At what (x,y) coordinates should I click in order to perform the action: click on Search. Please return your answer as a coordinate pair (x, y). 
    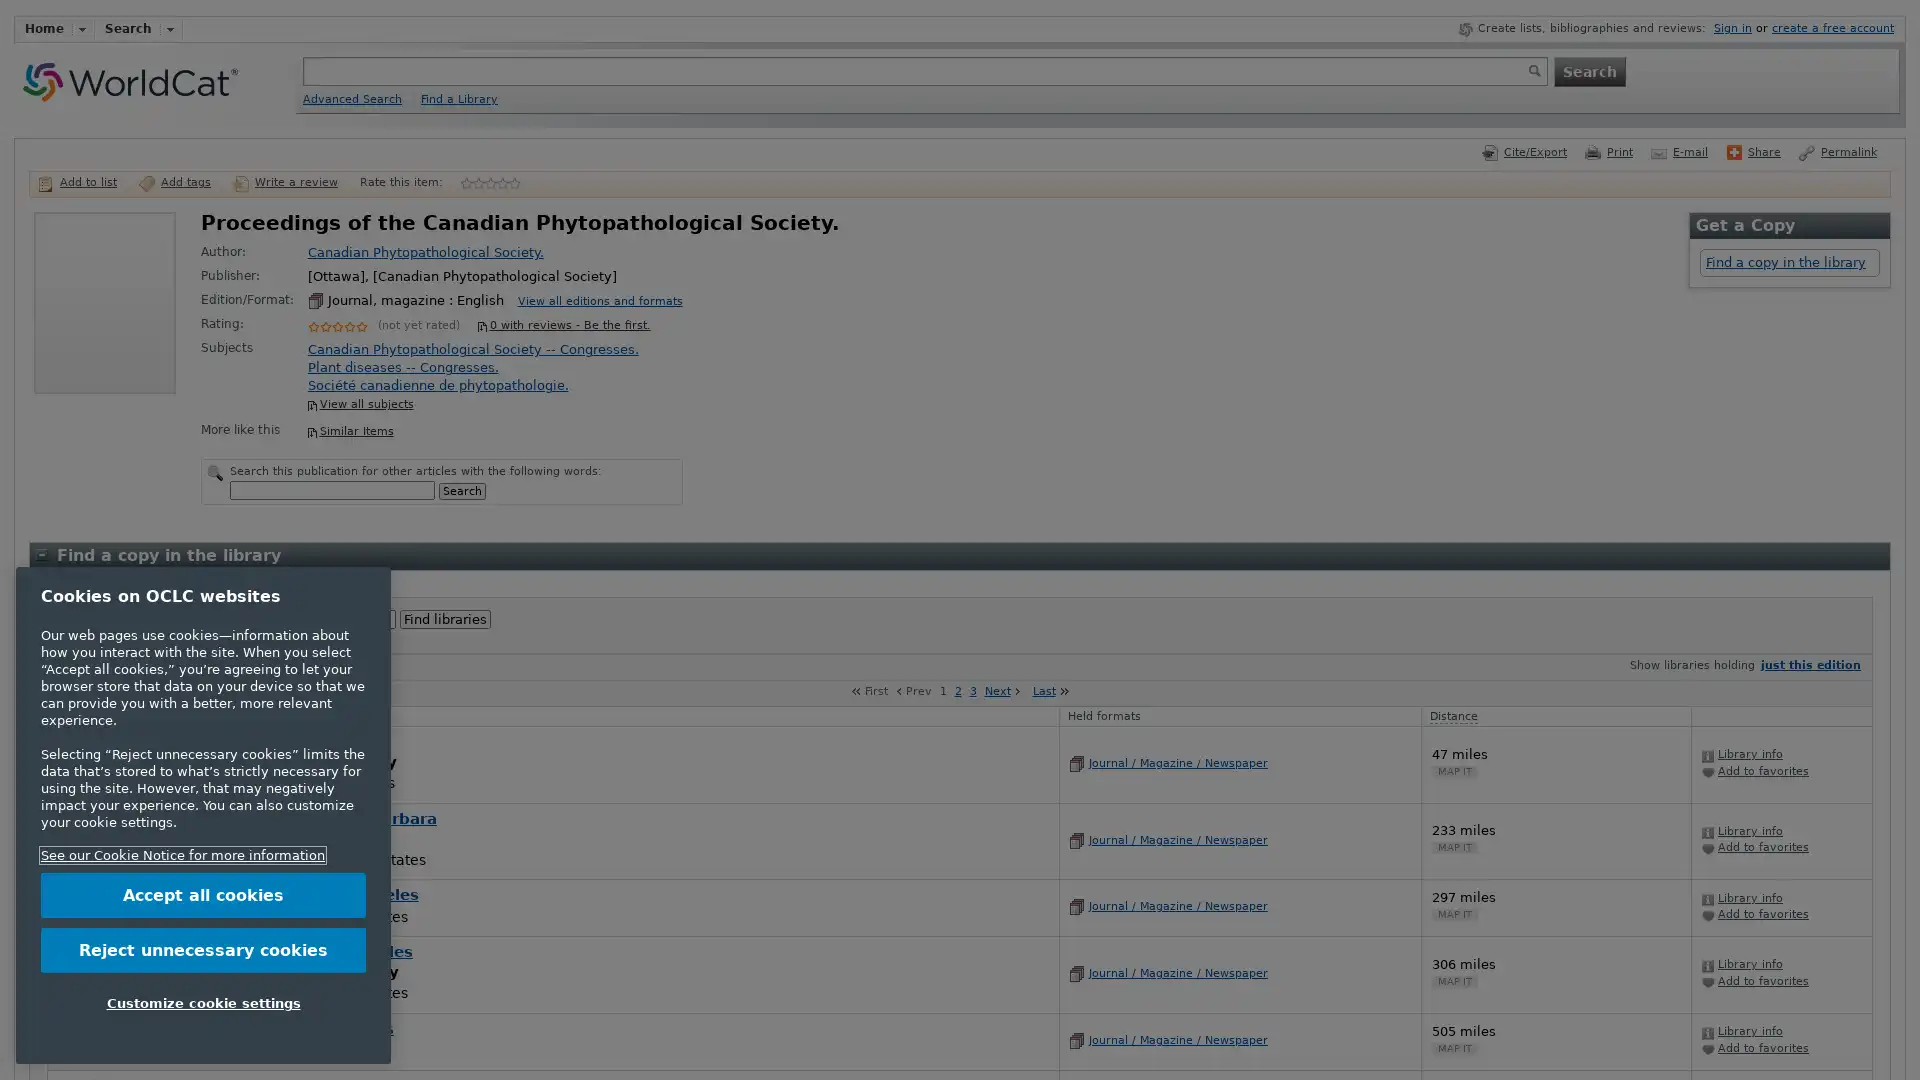
    Looking at the image, I should click on (1587, 69).